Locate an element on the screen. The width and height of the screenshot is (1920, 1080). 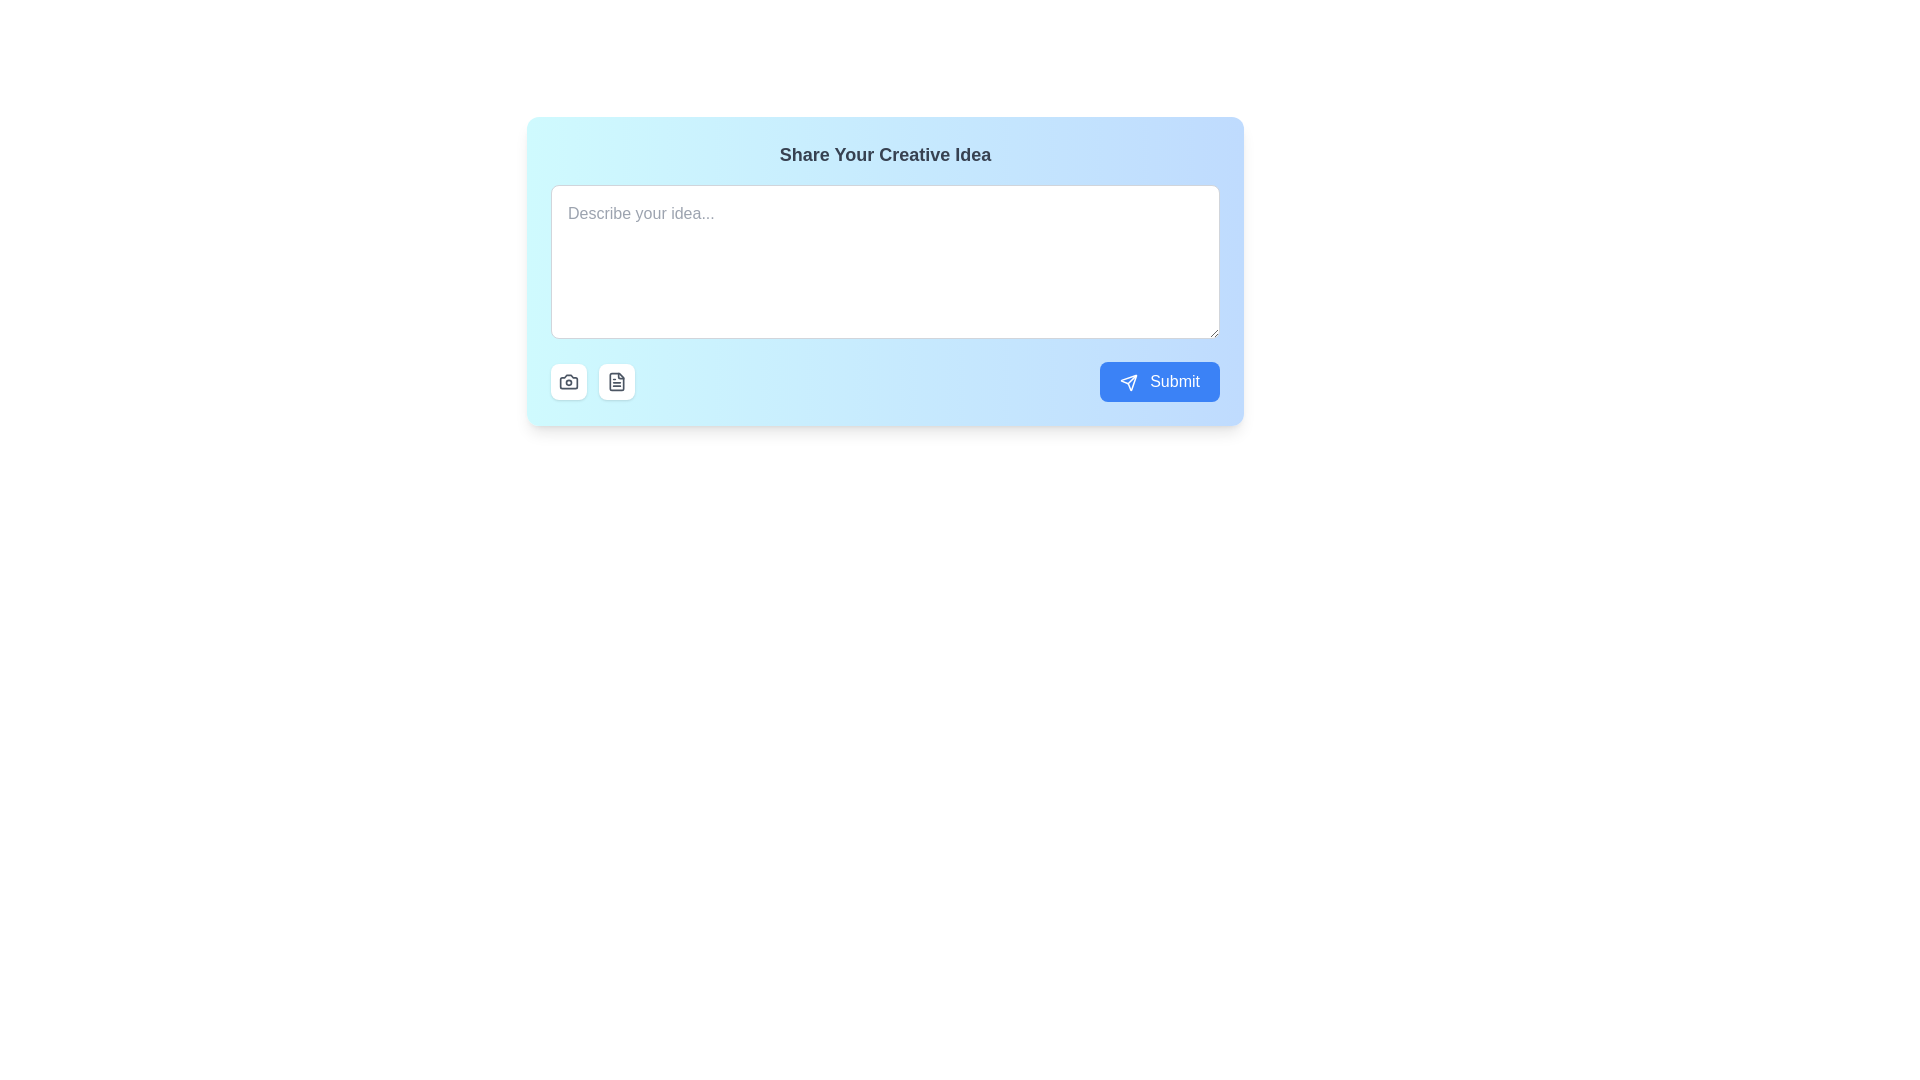
the large blue 'Submit' button located on the lower right side of the input area is located at coordinates (1159, 381).